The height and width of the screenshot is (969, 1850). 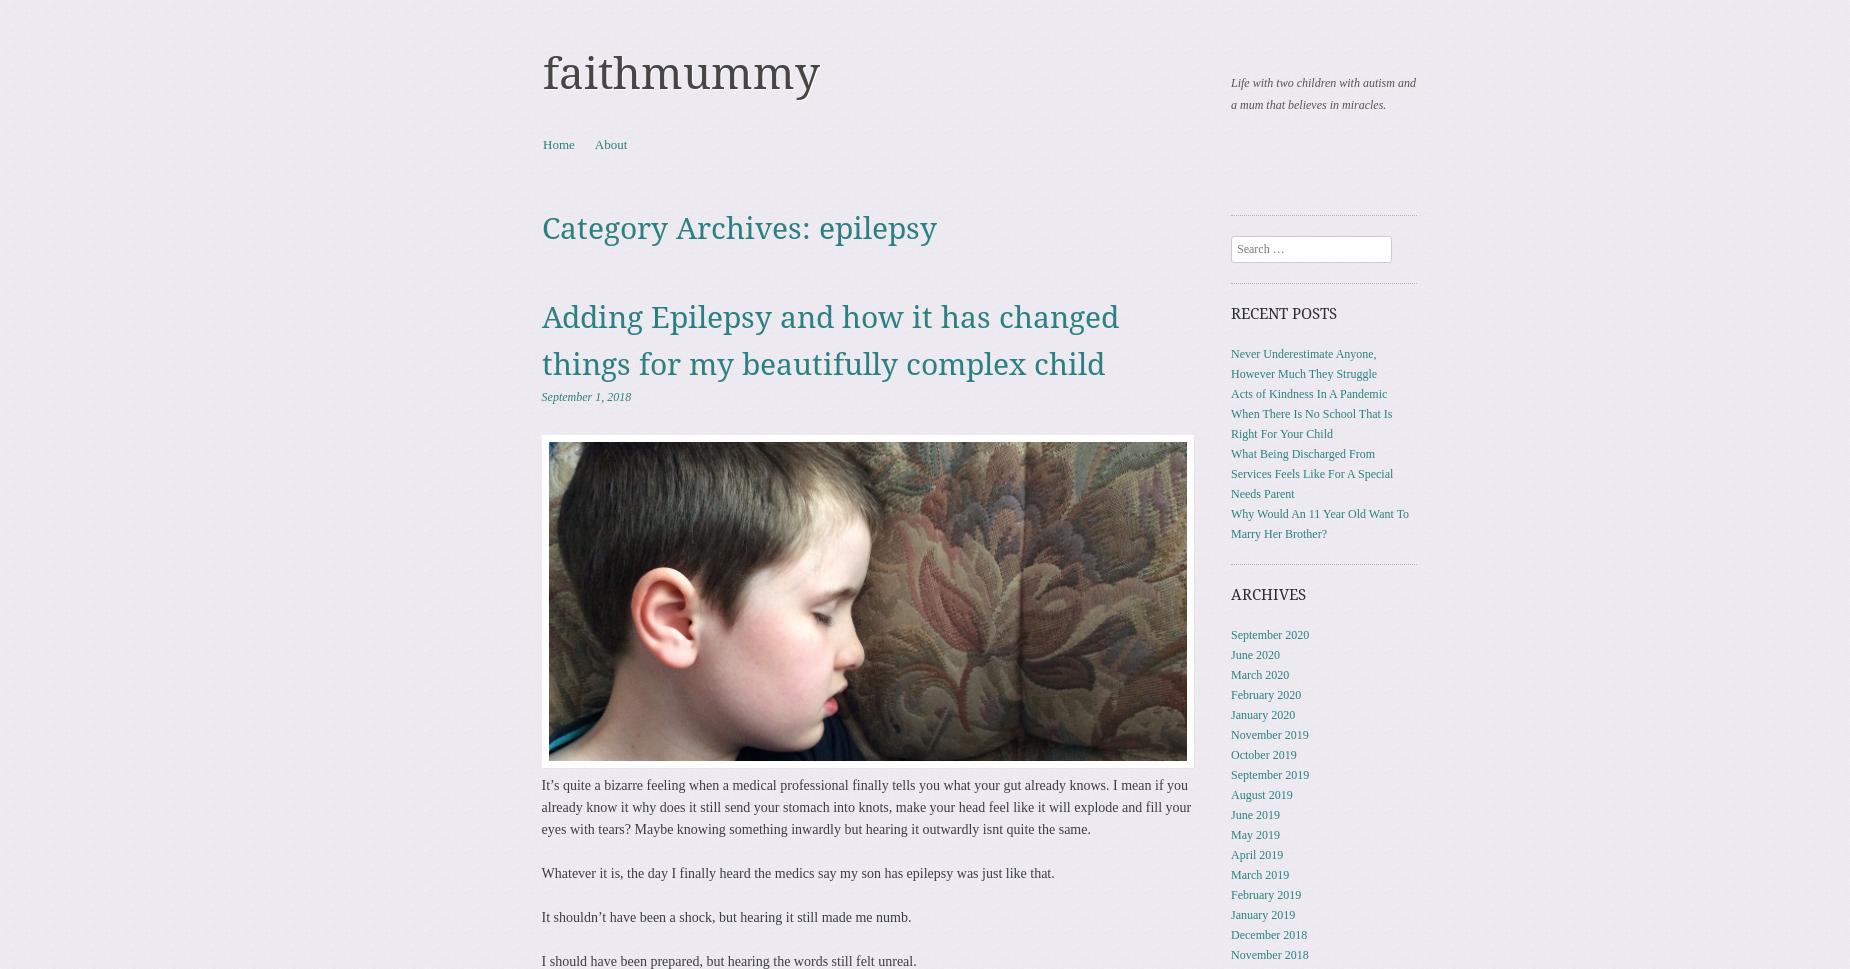 What do you see at coordinates (1229, 913) in the screenshot?
I see `'January 2019'` at bounding box center [1229, 913].